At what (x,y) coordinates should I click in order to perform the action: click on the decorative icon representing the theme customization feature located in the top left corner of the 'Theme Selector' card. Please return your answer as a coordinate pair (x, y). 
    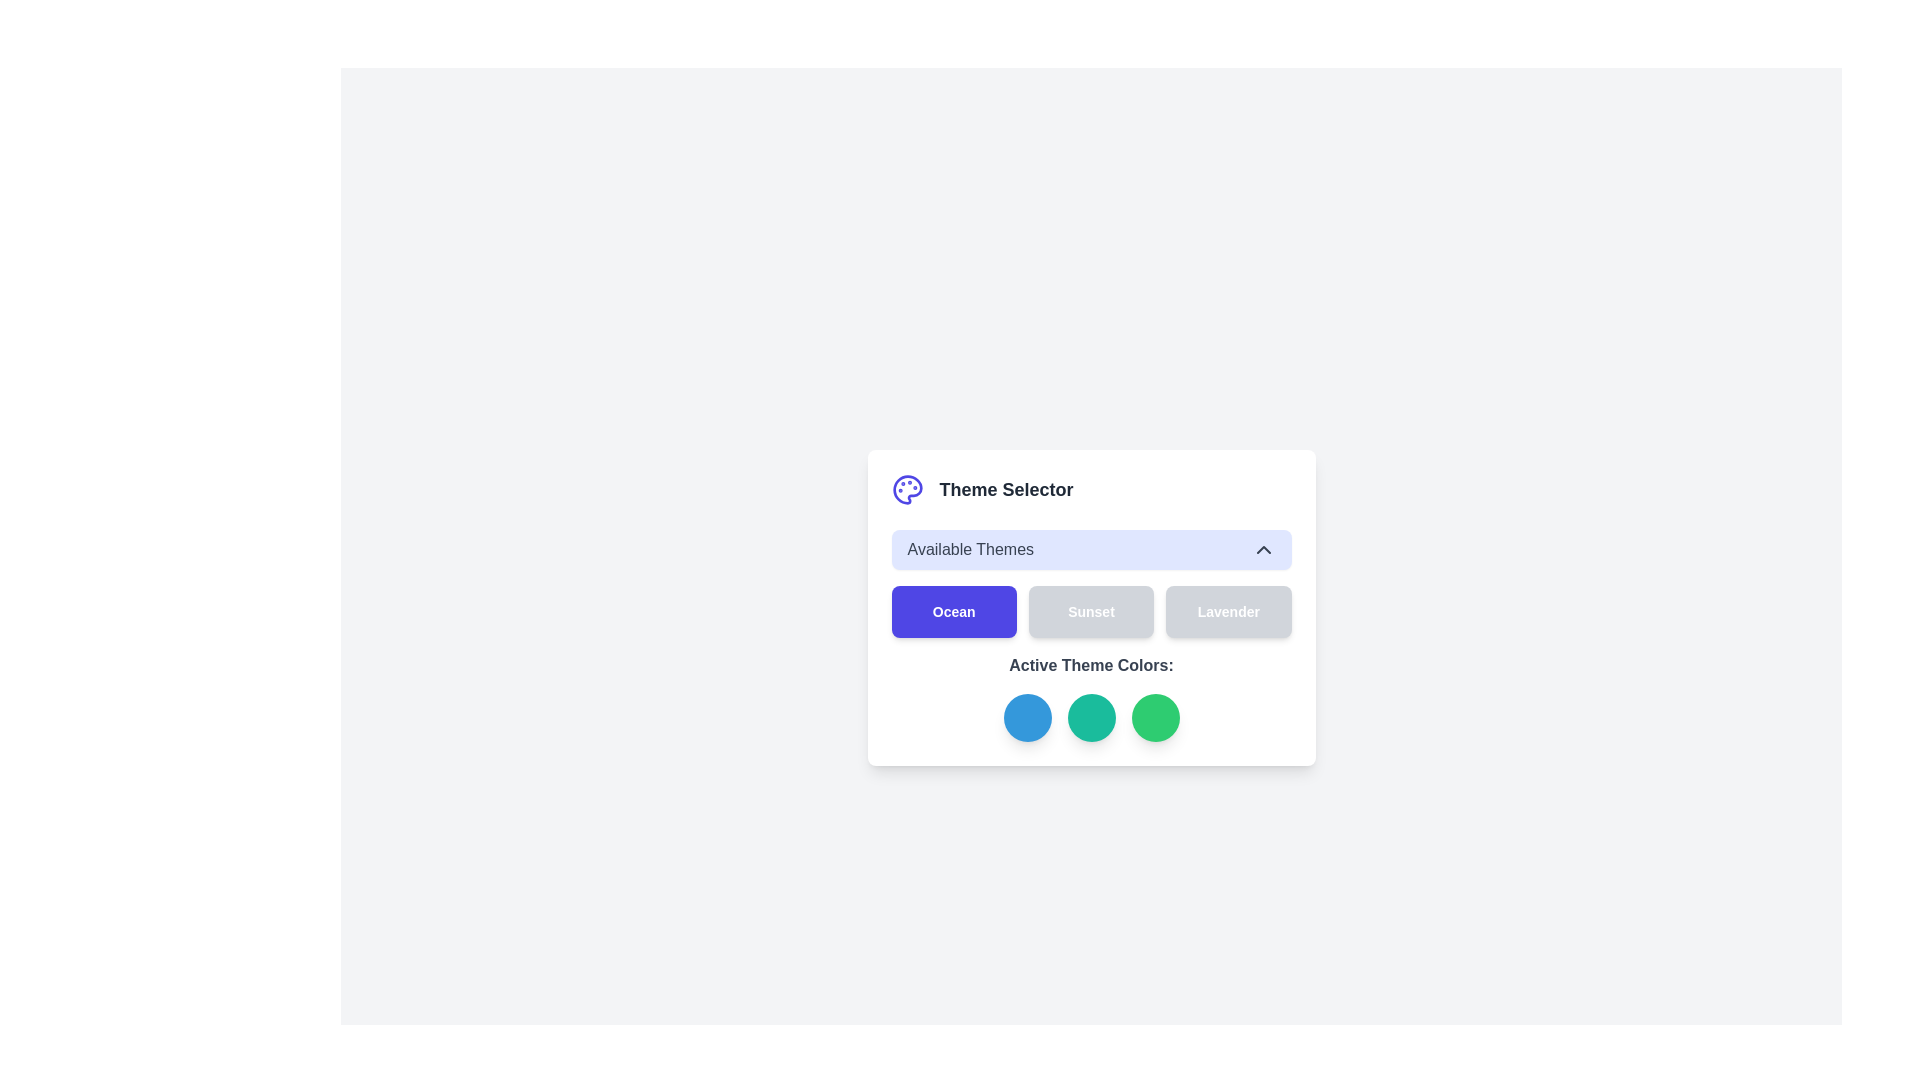
    Looking at the image, I should click on (906, 489).